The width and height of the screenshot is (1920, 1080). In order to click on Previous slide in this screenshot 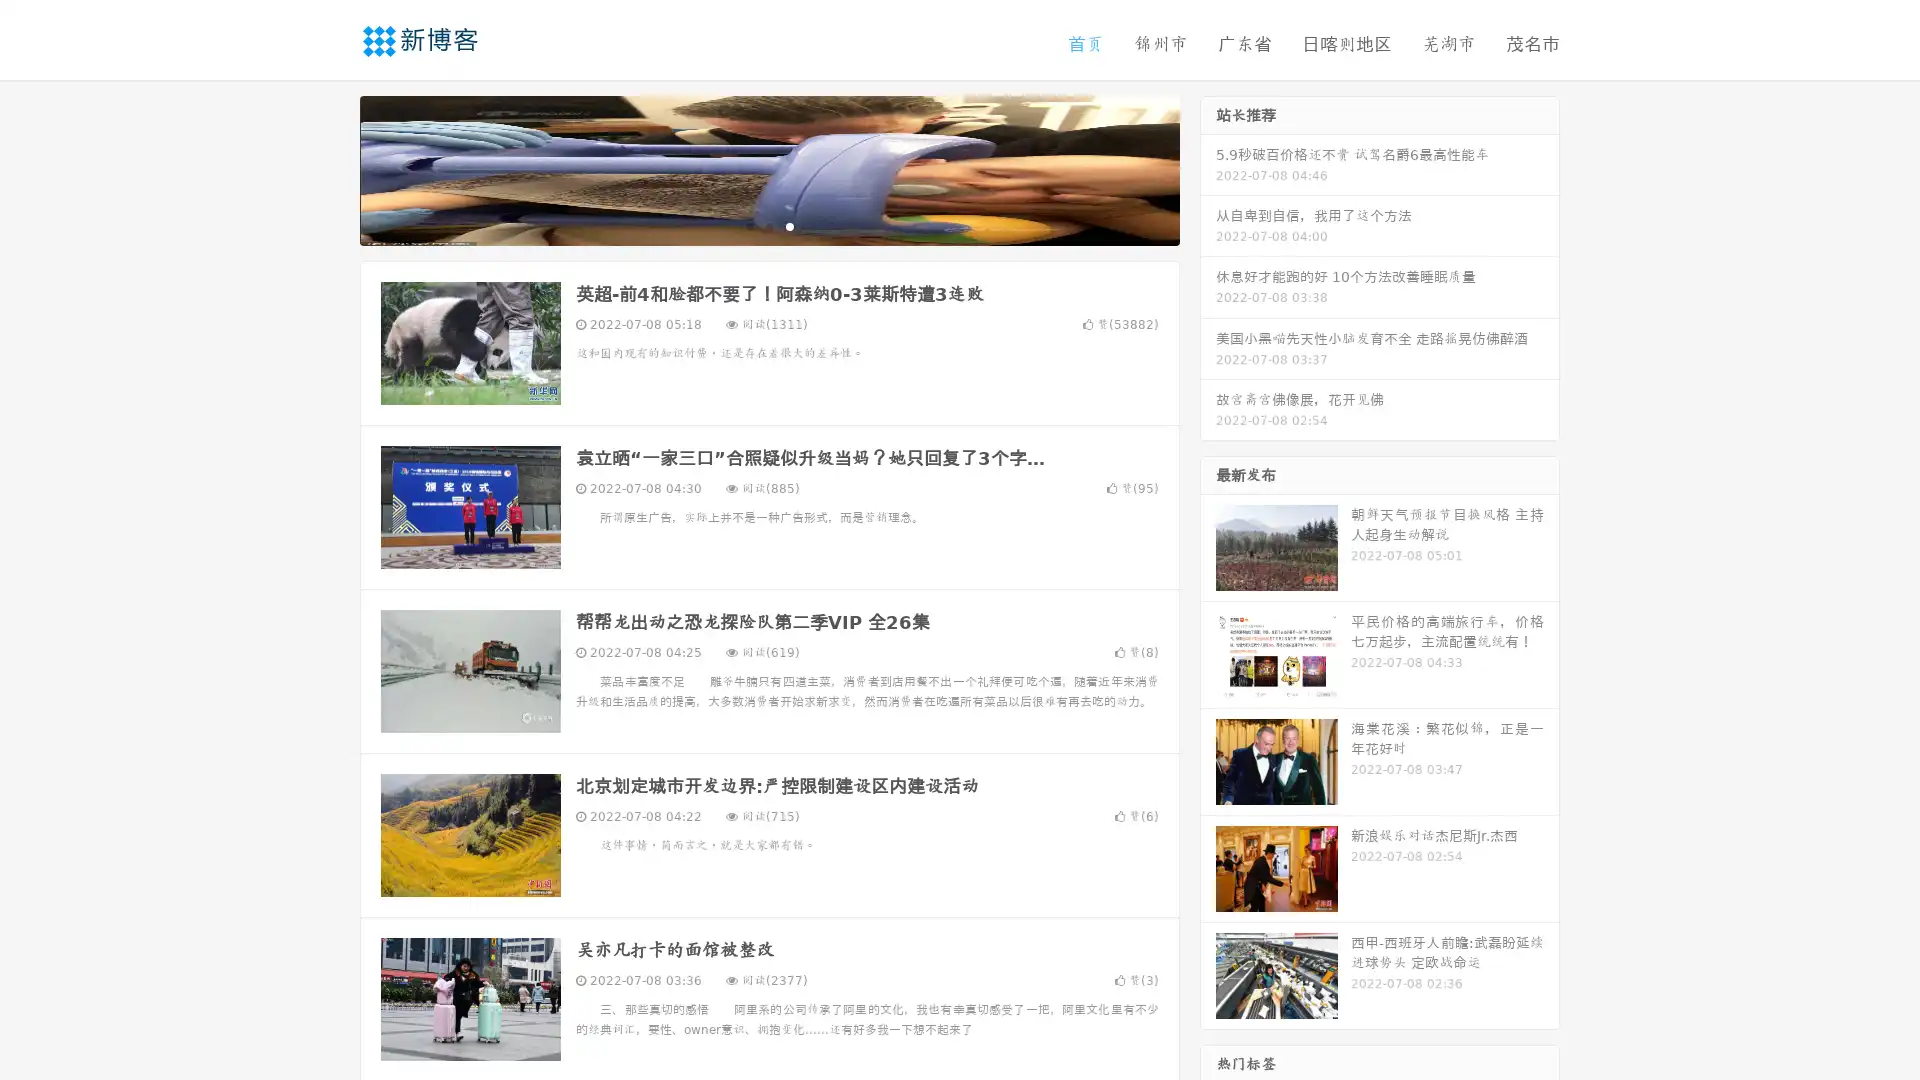, I will do `click(330, 168)`.